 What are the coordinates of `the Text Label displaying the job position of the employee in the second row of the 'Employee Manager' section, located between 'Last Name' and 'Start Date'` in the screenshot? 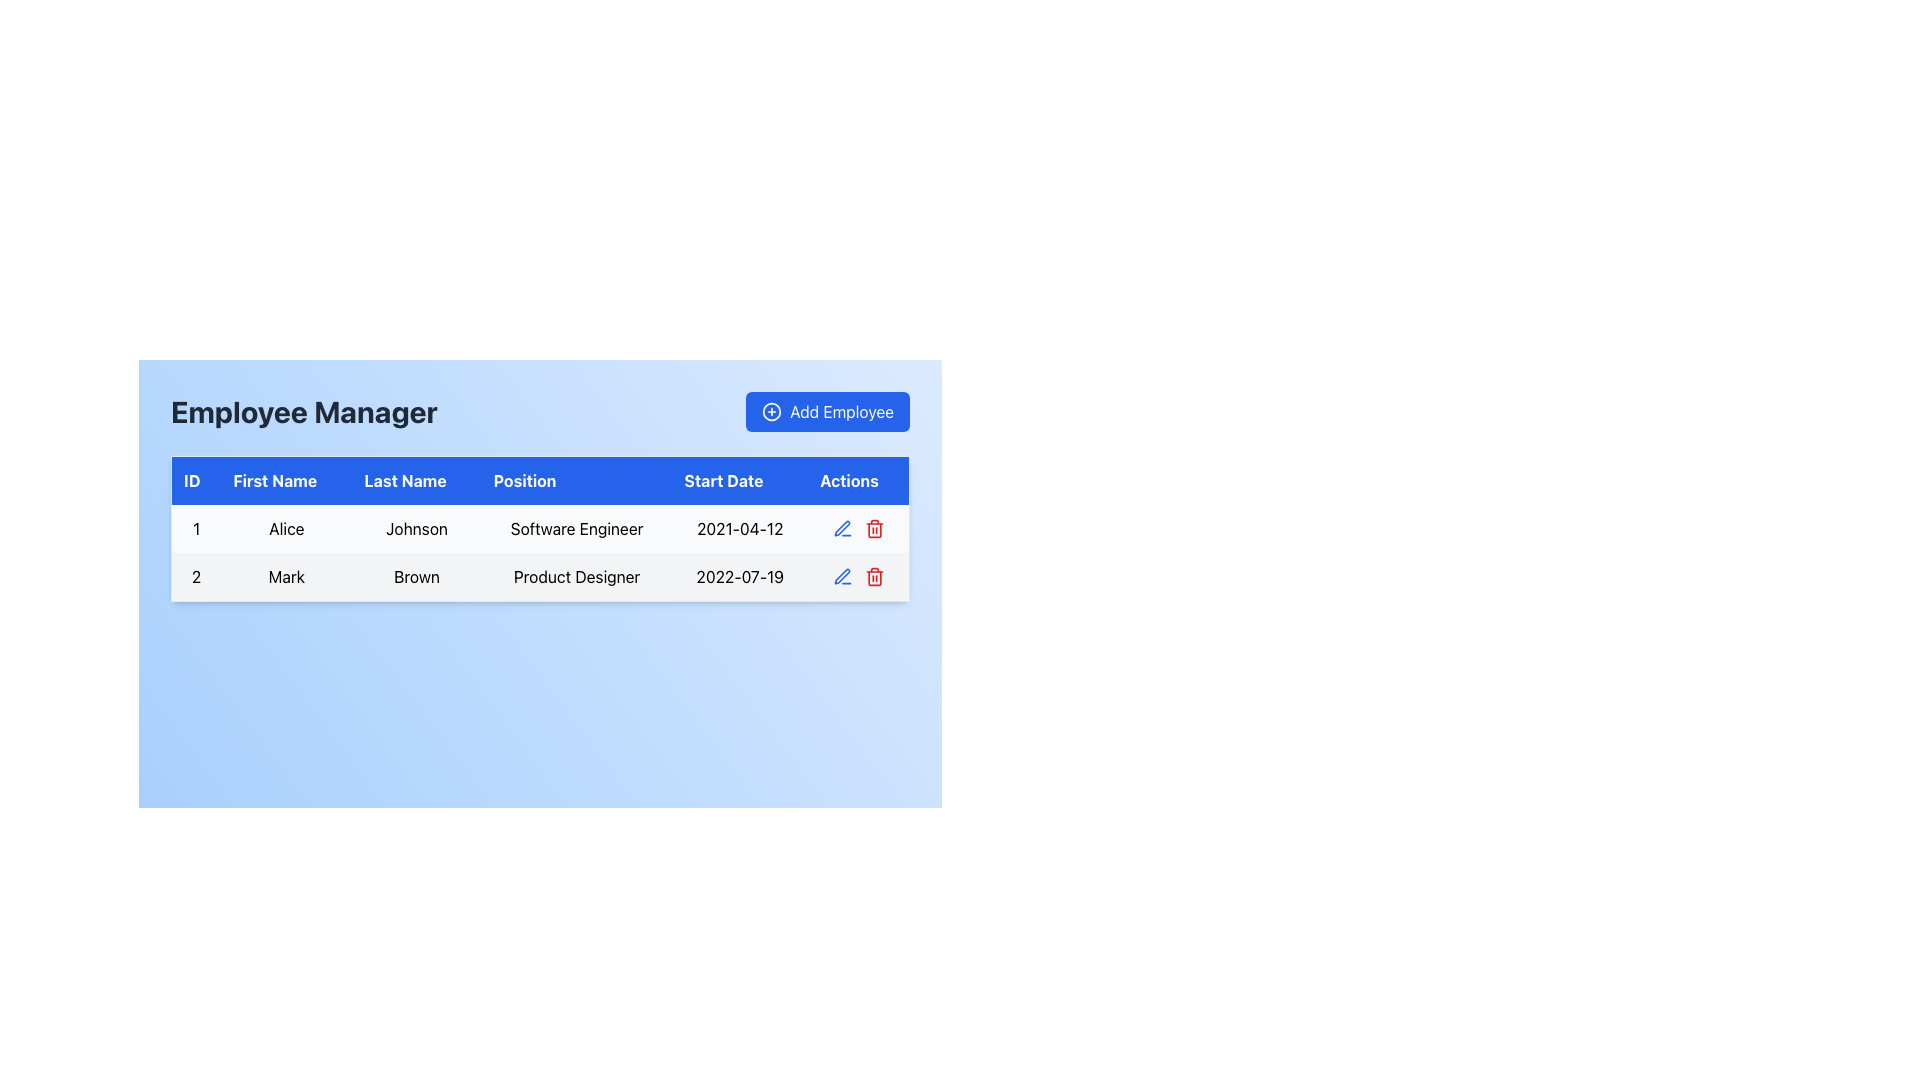 It's located at (576, 577).